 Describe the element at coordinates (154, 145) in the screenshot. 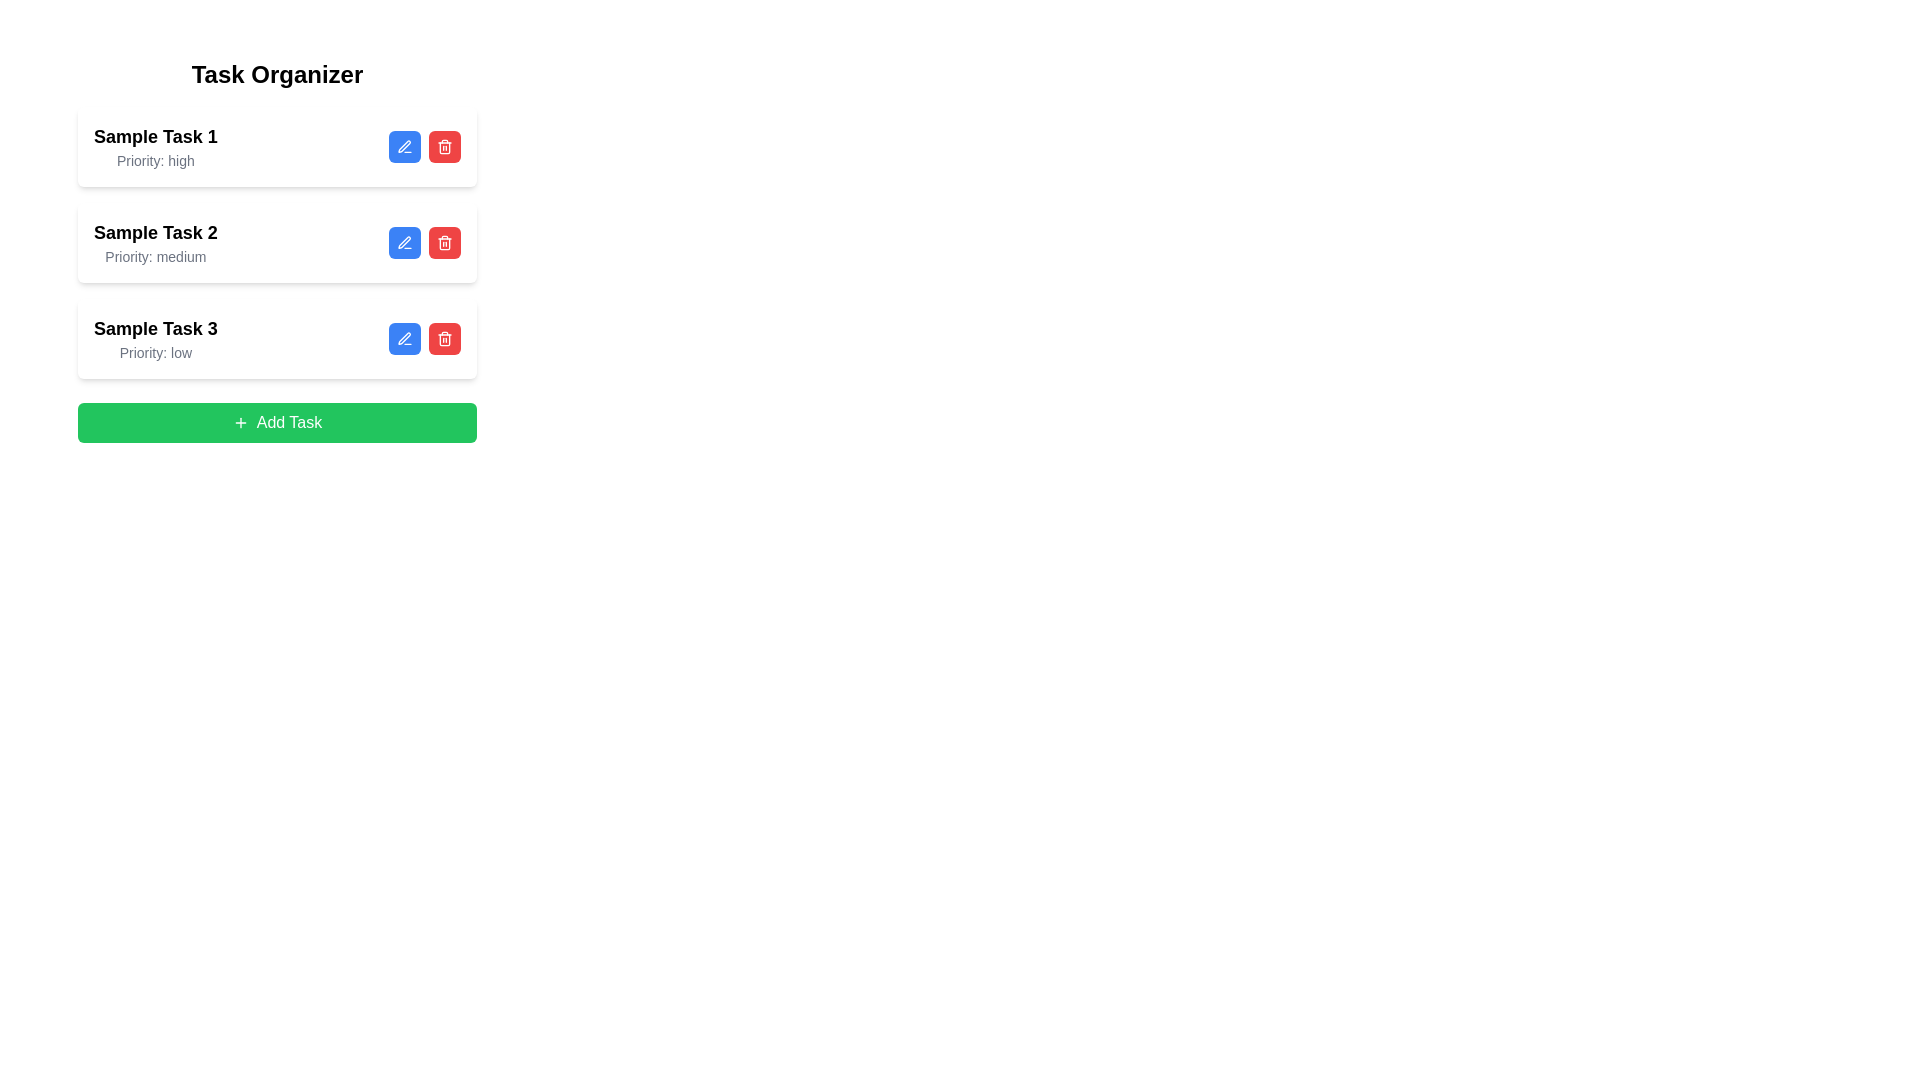

I see `the compound textual component displaying 'Sample Task 1' with the subtitle 'Priority: high' located at the top of the task list in the Task Organizer interface` at that location.